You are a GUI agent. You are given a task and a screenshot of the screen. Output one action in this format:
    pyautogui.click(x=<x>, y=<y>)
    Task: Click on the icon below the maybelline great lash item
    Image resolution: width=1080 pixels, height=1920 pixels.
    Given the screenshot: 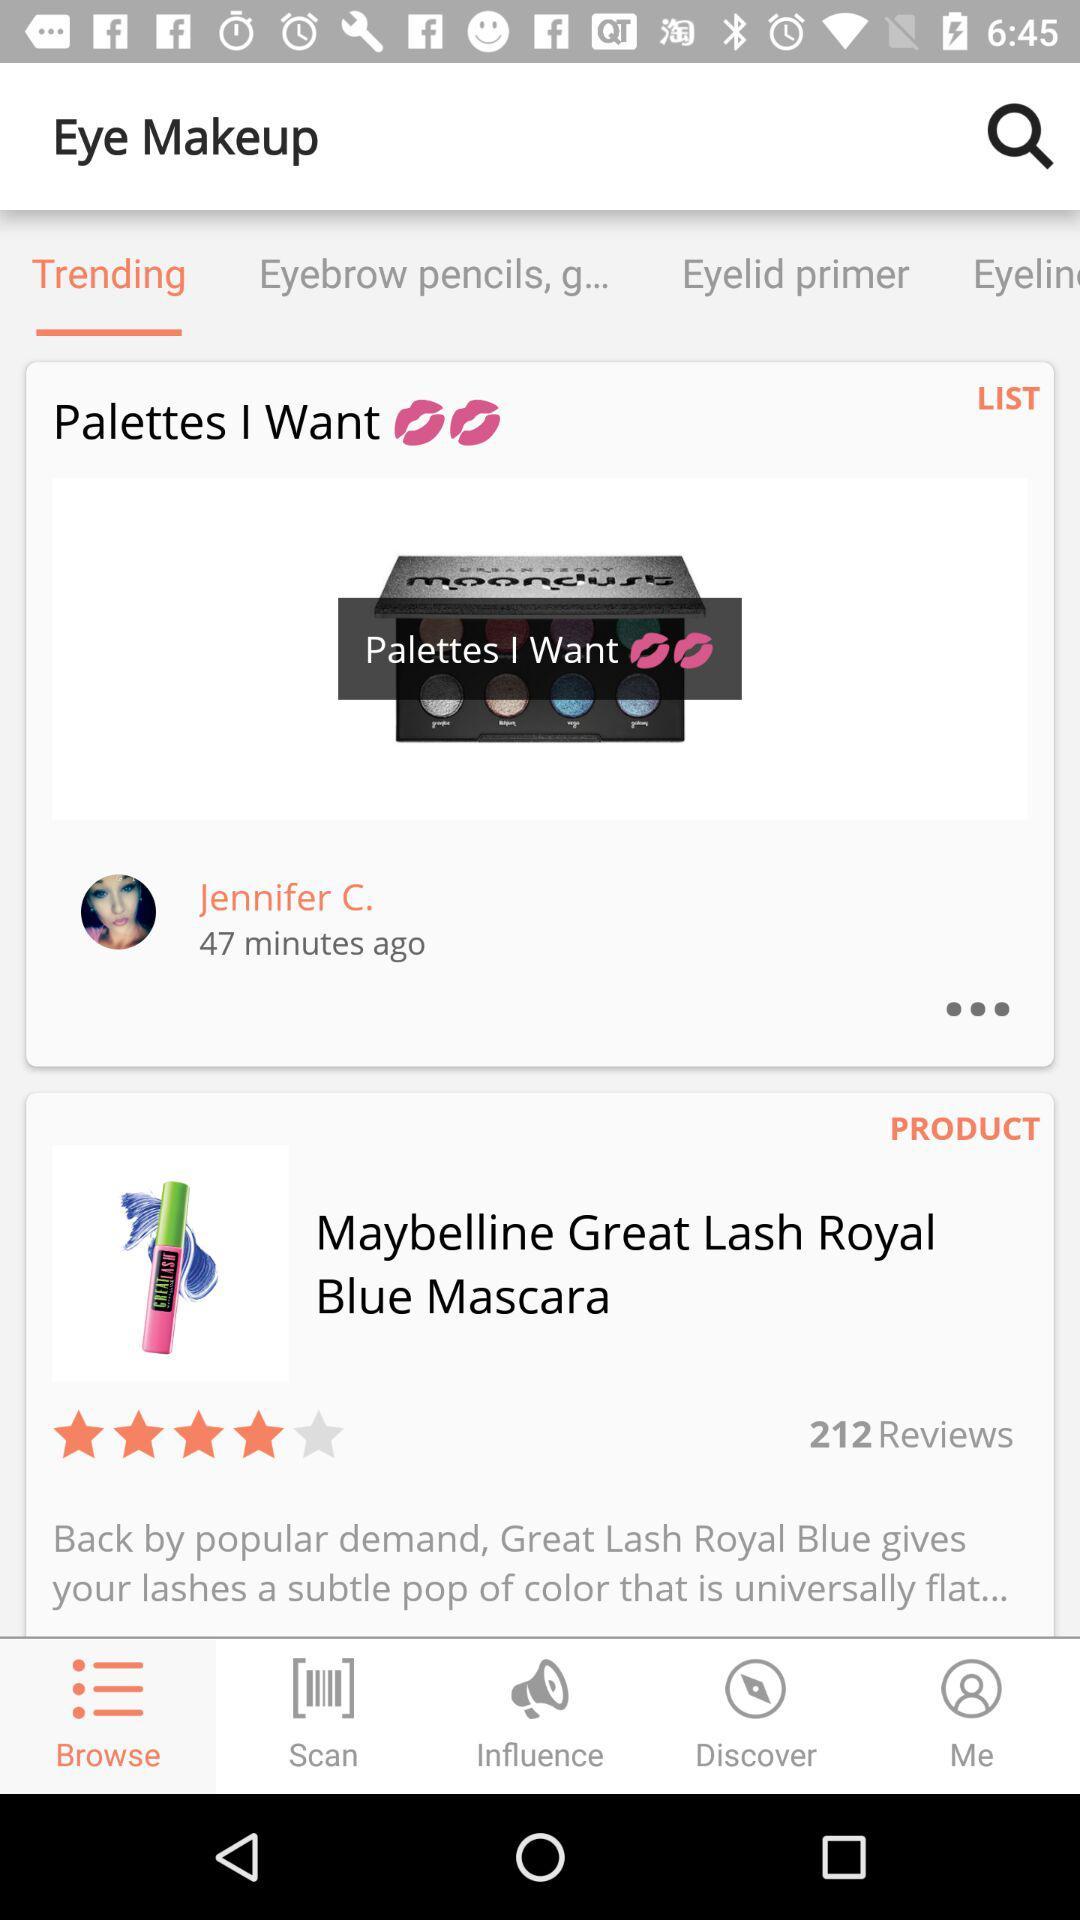 What is the action you would take?
    pyautogui.click(x=943, y=1432)
    